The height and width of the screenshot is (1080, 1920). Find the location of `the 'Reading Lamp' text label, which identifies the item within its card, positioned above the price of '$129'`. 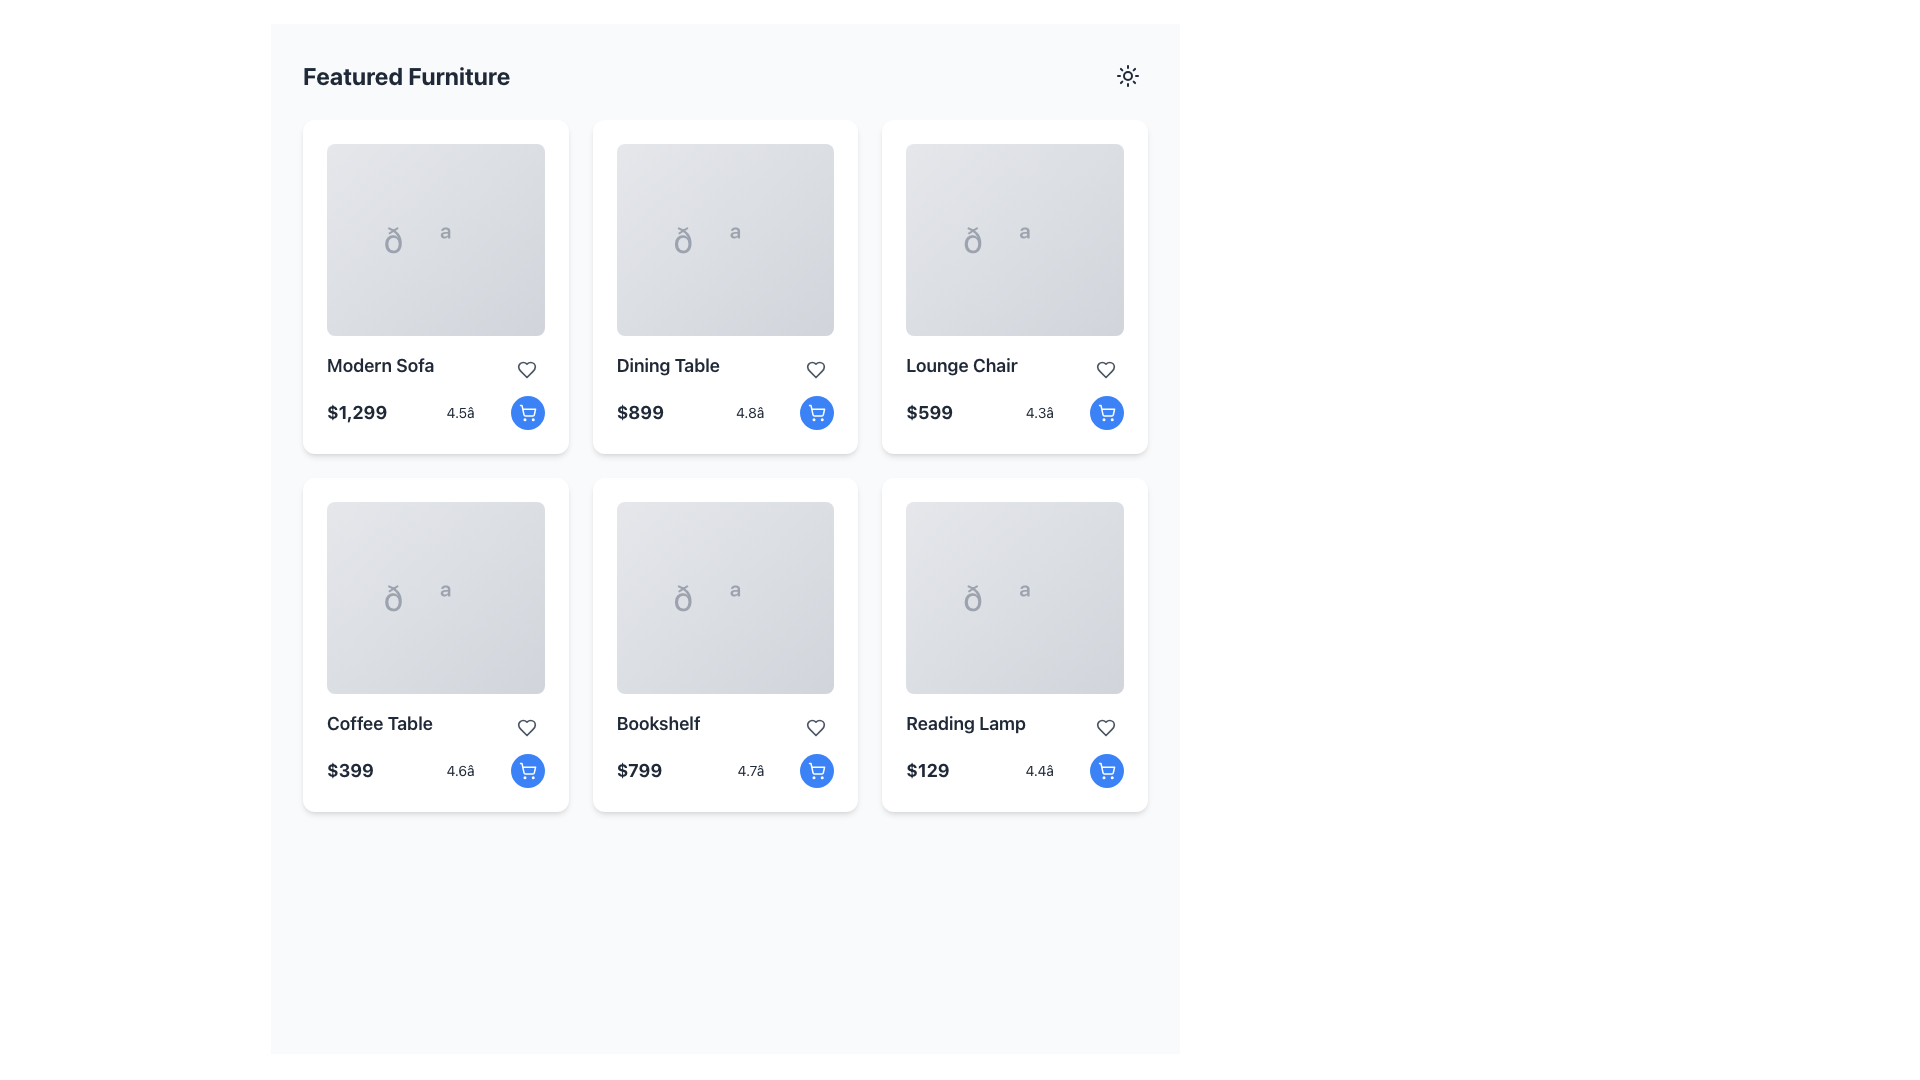

the 'Reading Lamp' text label, which identifies the item within its card, positioned above the price of '$129' is located at coordinates (1015, 728).